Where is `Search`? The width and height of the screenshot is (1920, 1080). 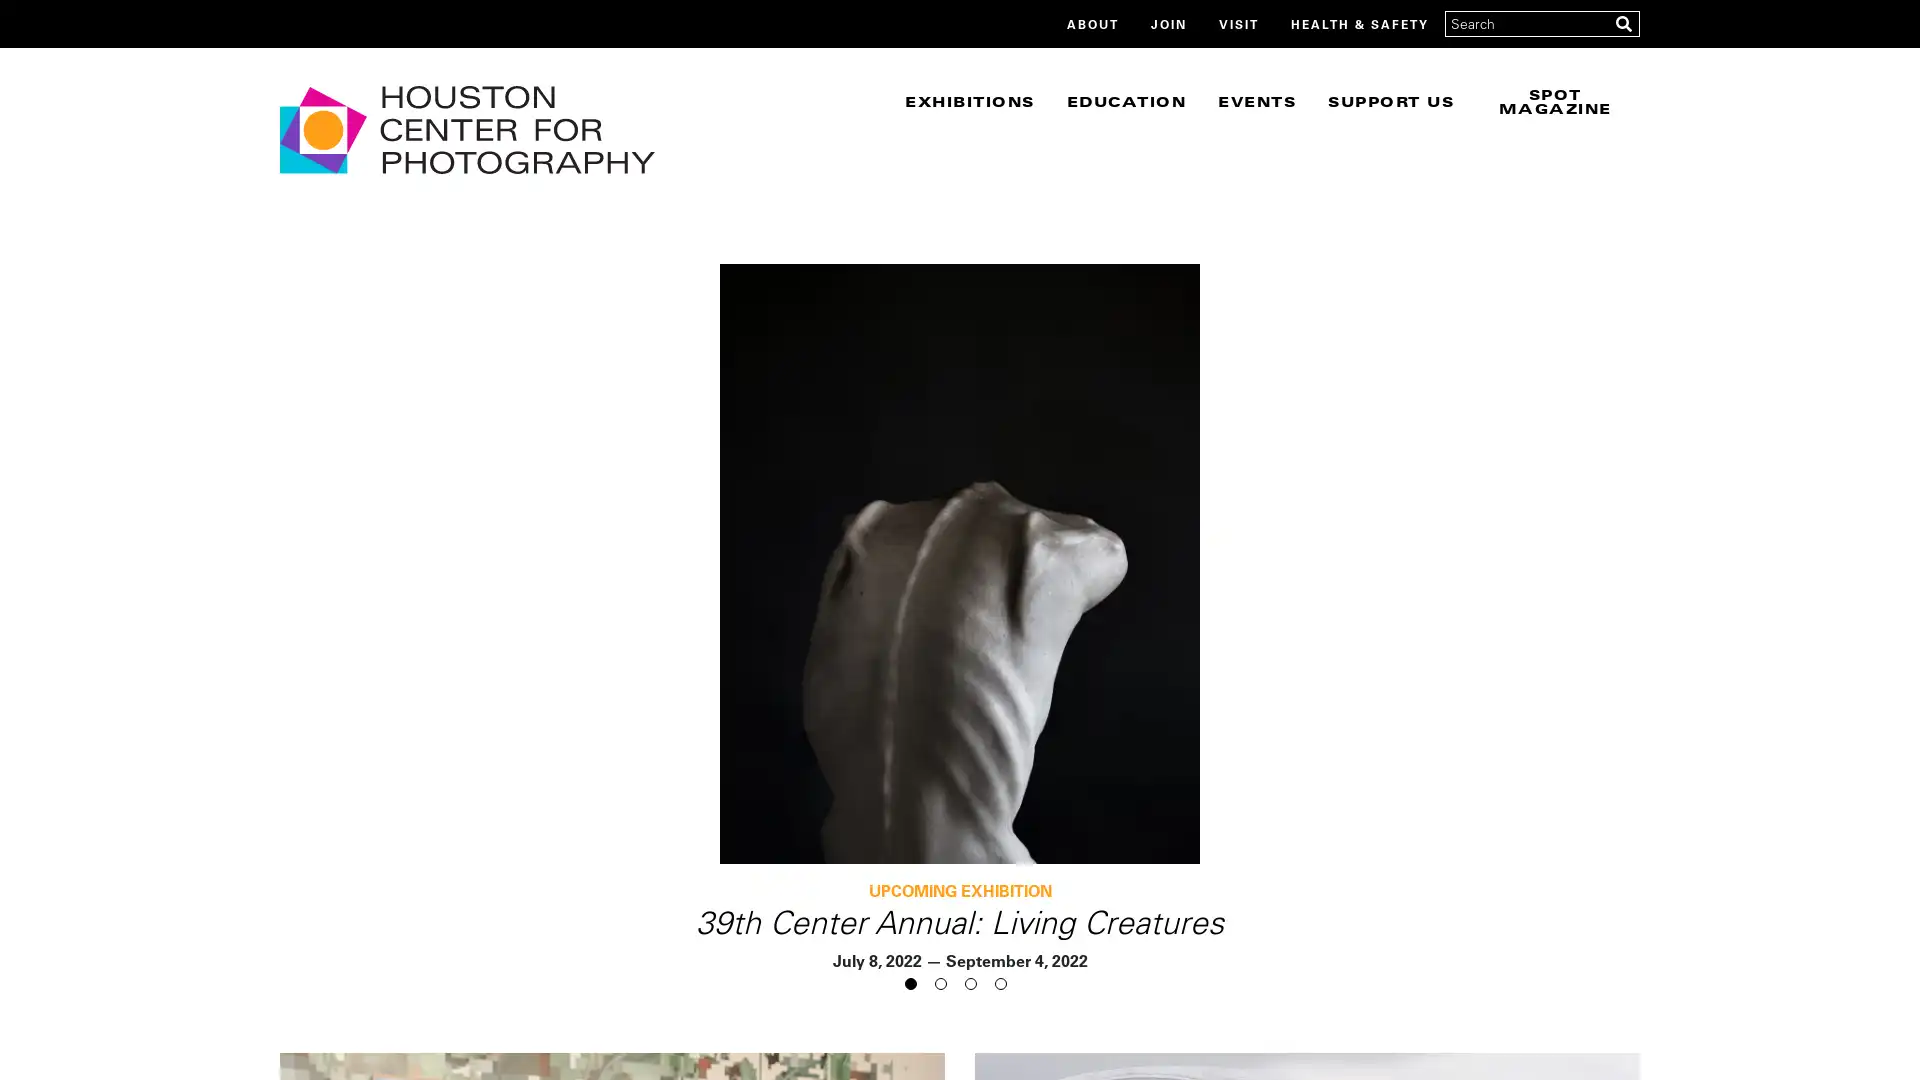
Search is located at coordinates (1623, 23).